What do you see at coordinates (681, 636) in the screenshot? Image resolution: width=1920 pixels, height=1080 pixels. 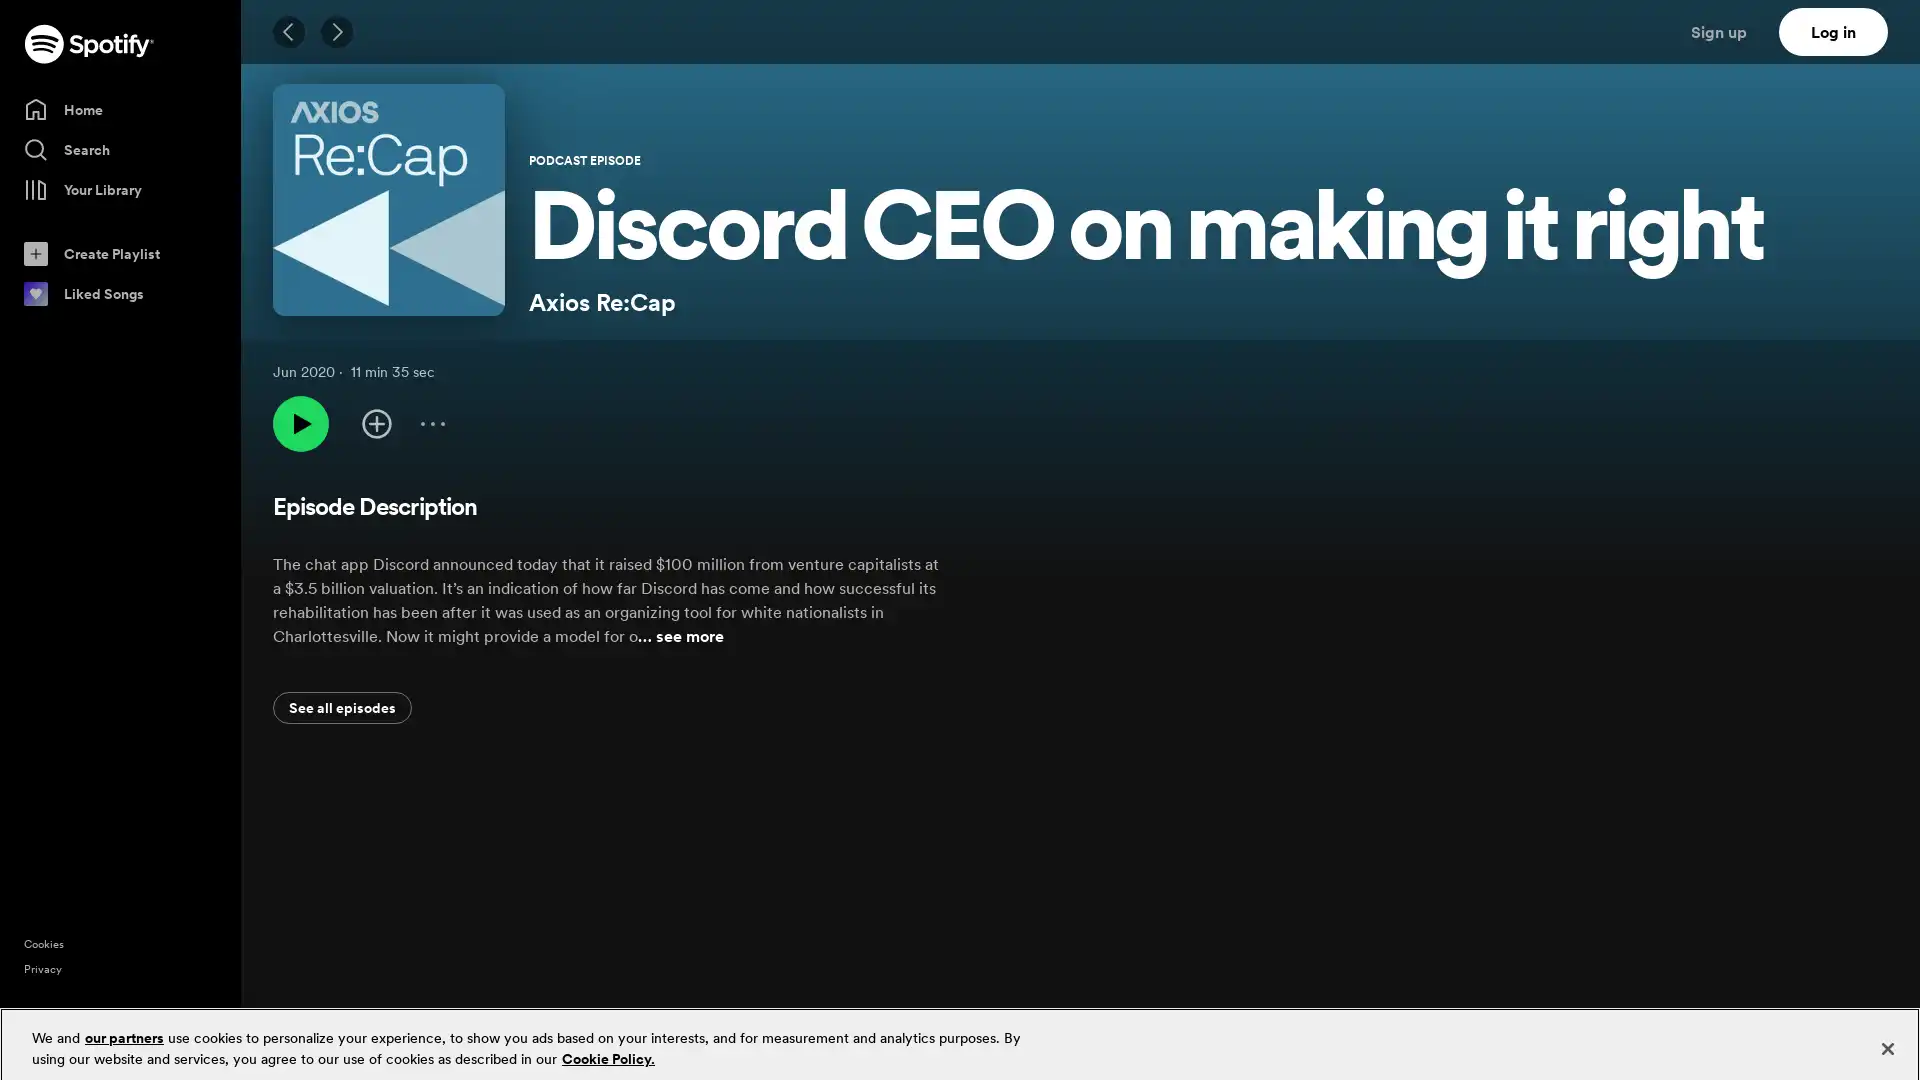 I see `... see more` at bounding box center [681, 636].